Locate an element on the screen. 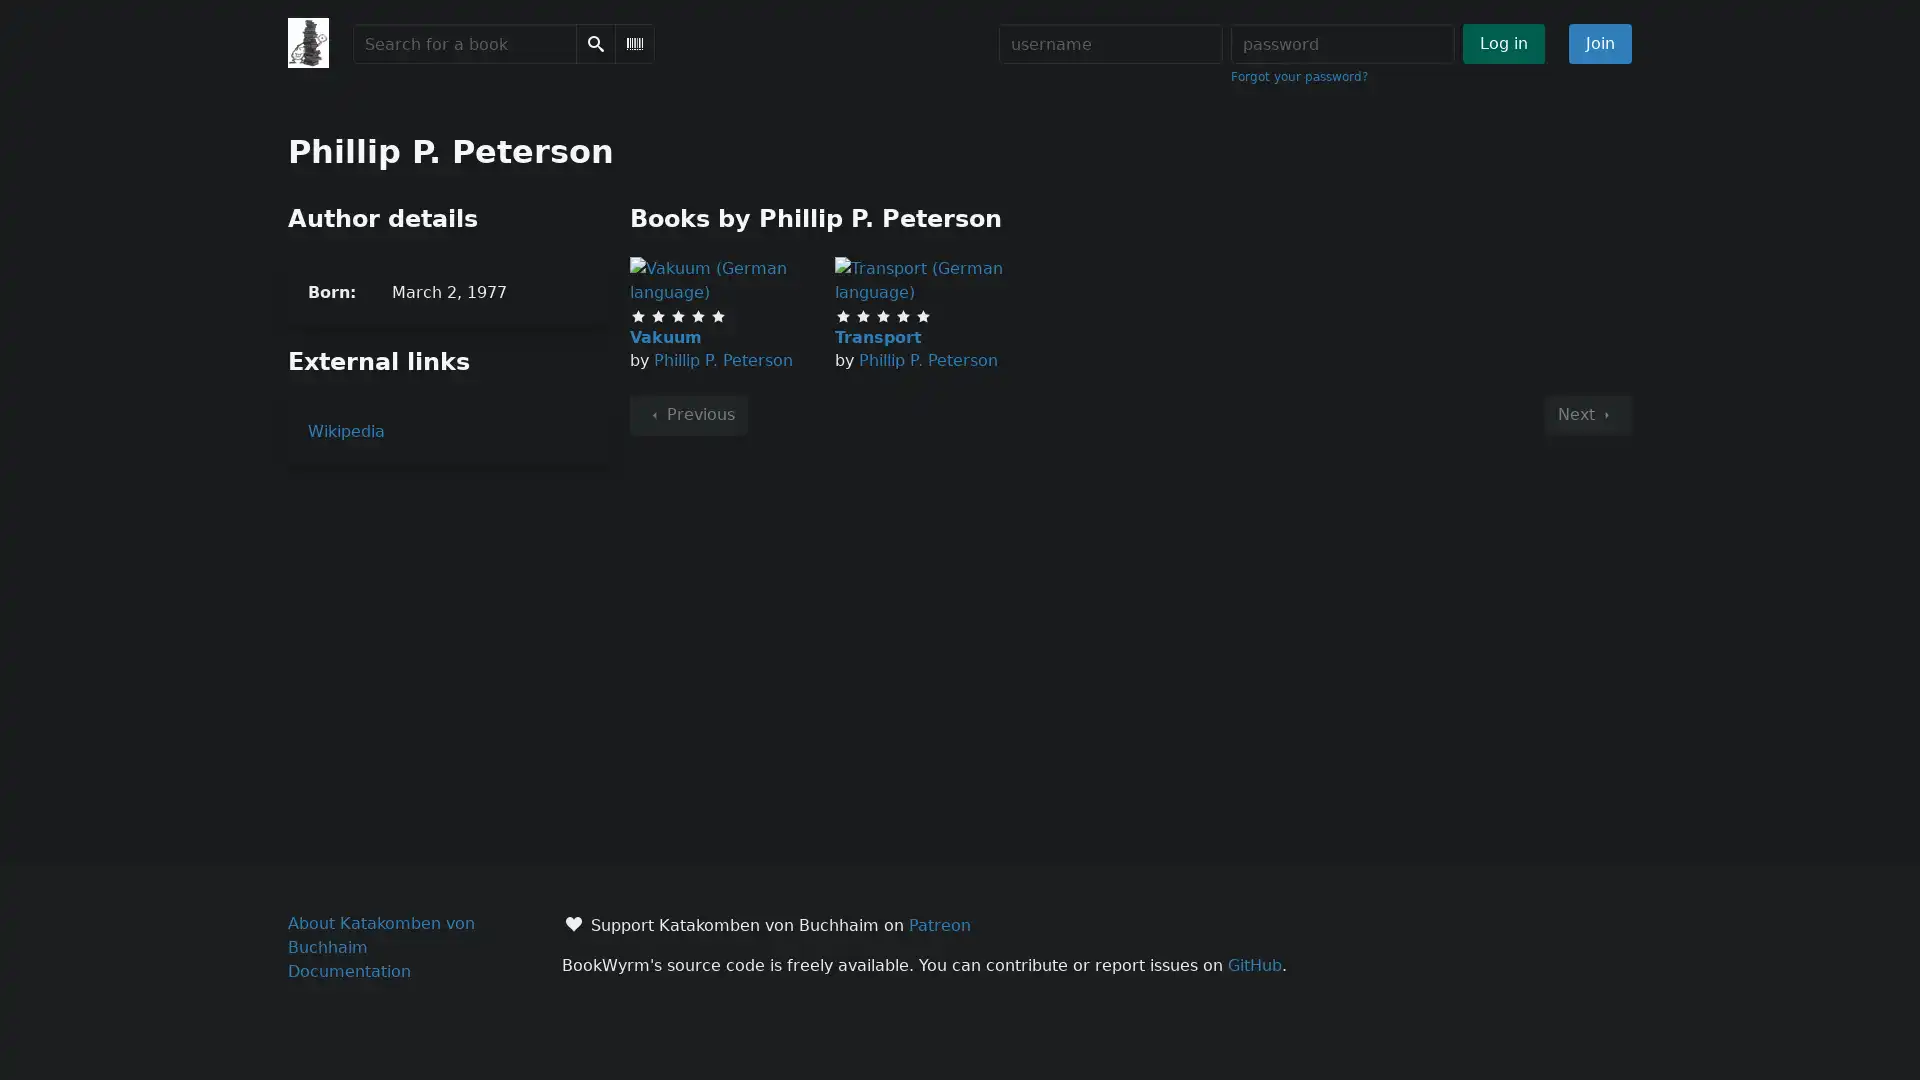 This screenshot has width=1920, height=1080. Scan Barcode is located at coordinates (632, 43).